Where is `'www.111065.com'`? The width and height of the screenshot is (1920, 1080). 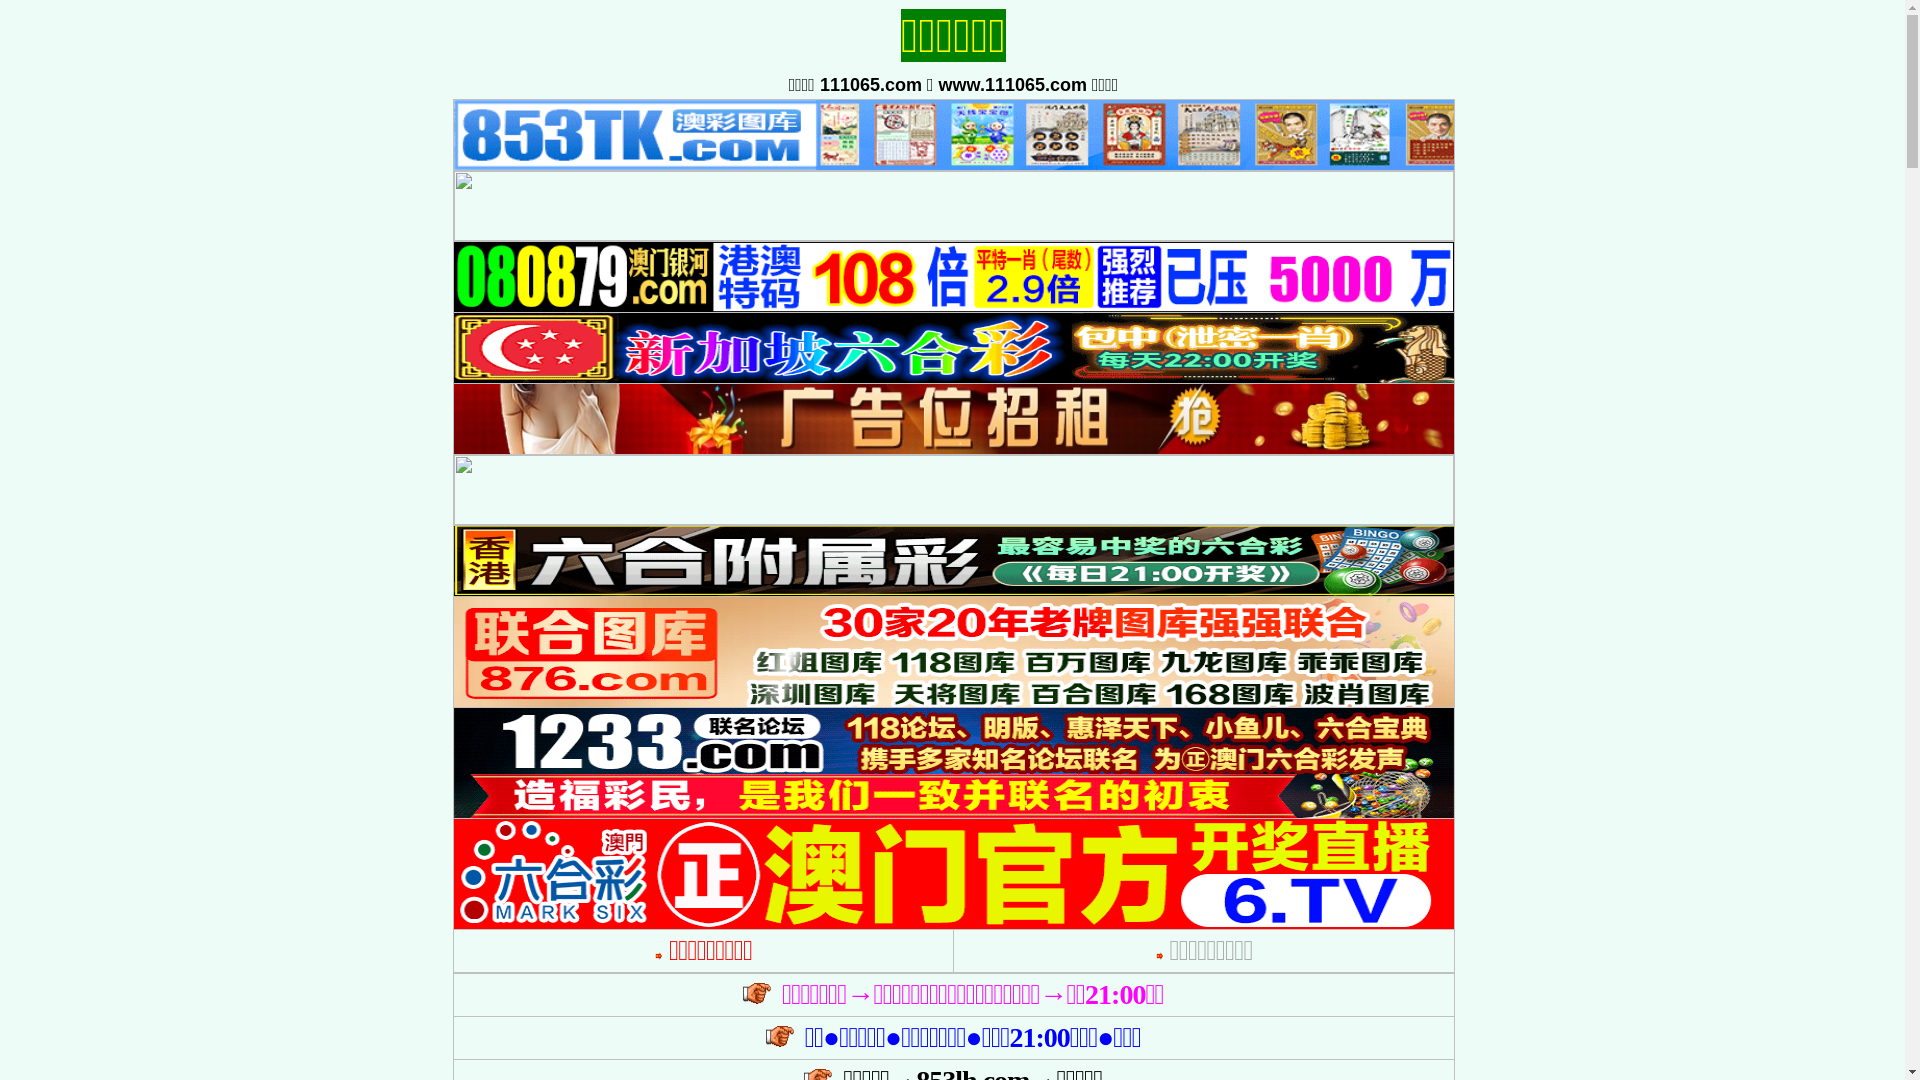
'www.111065.com' is located at coordinates (938, 83).